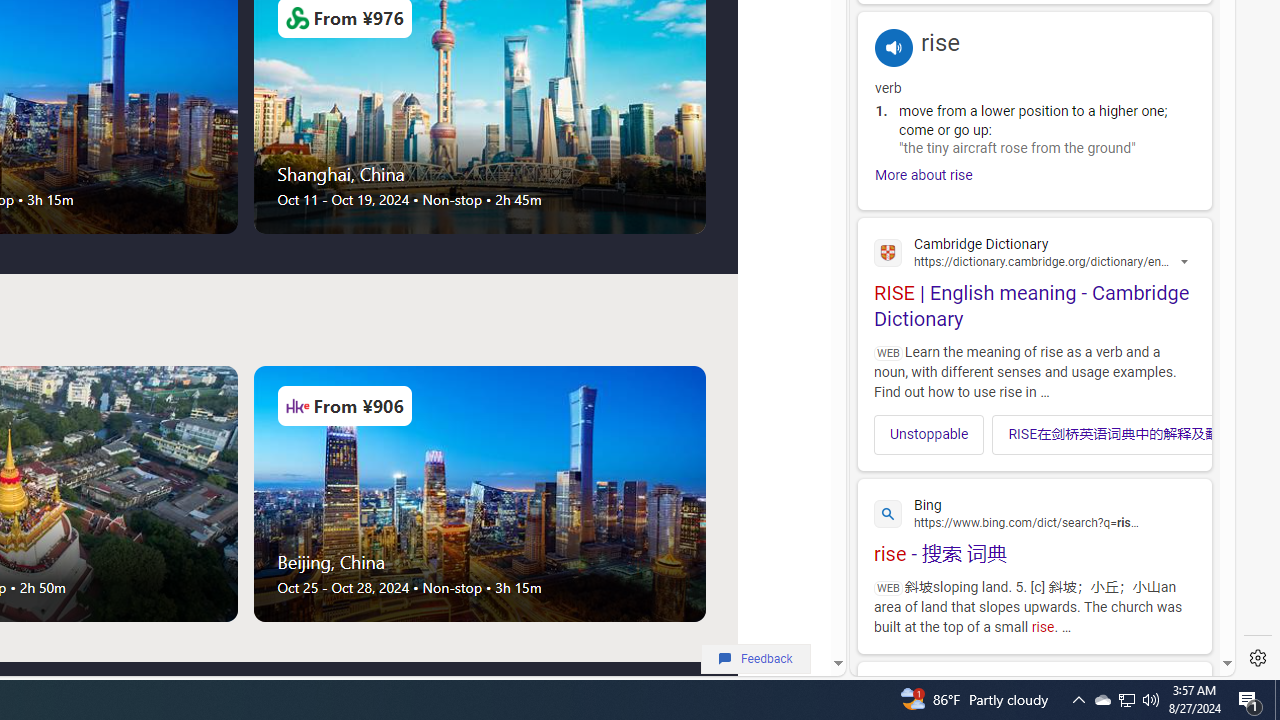 Image resolution: width=1280 pixels, height=720 pixels. I want to click on 'Unstoppable', so click(928, 432).